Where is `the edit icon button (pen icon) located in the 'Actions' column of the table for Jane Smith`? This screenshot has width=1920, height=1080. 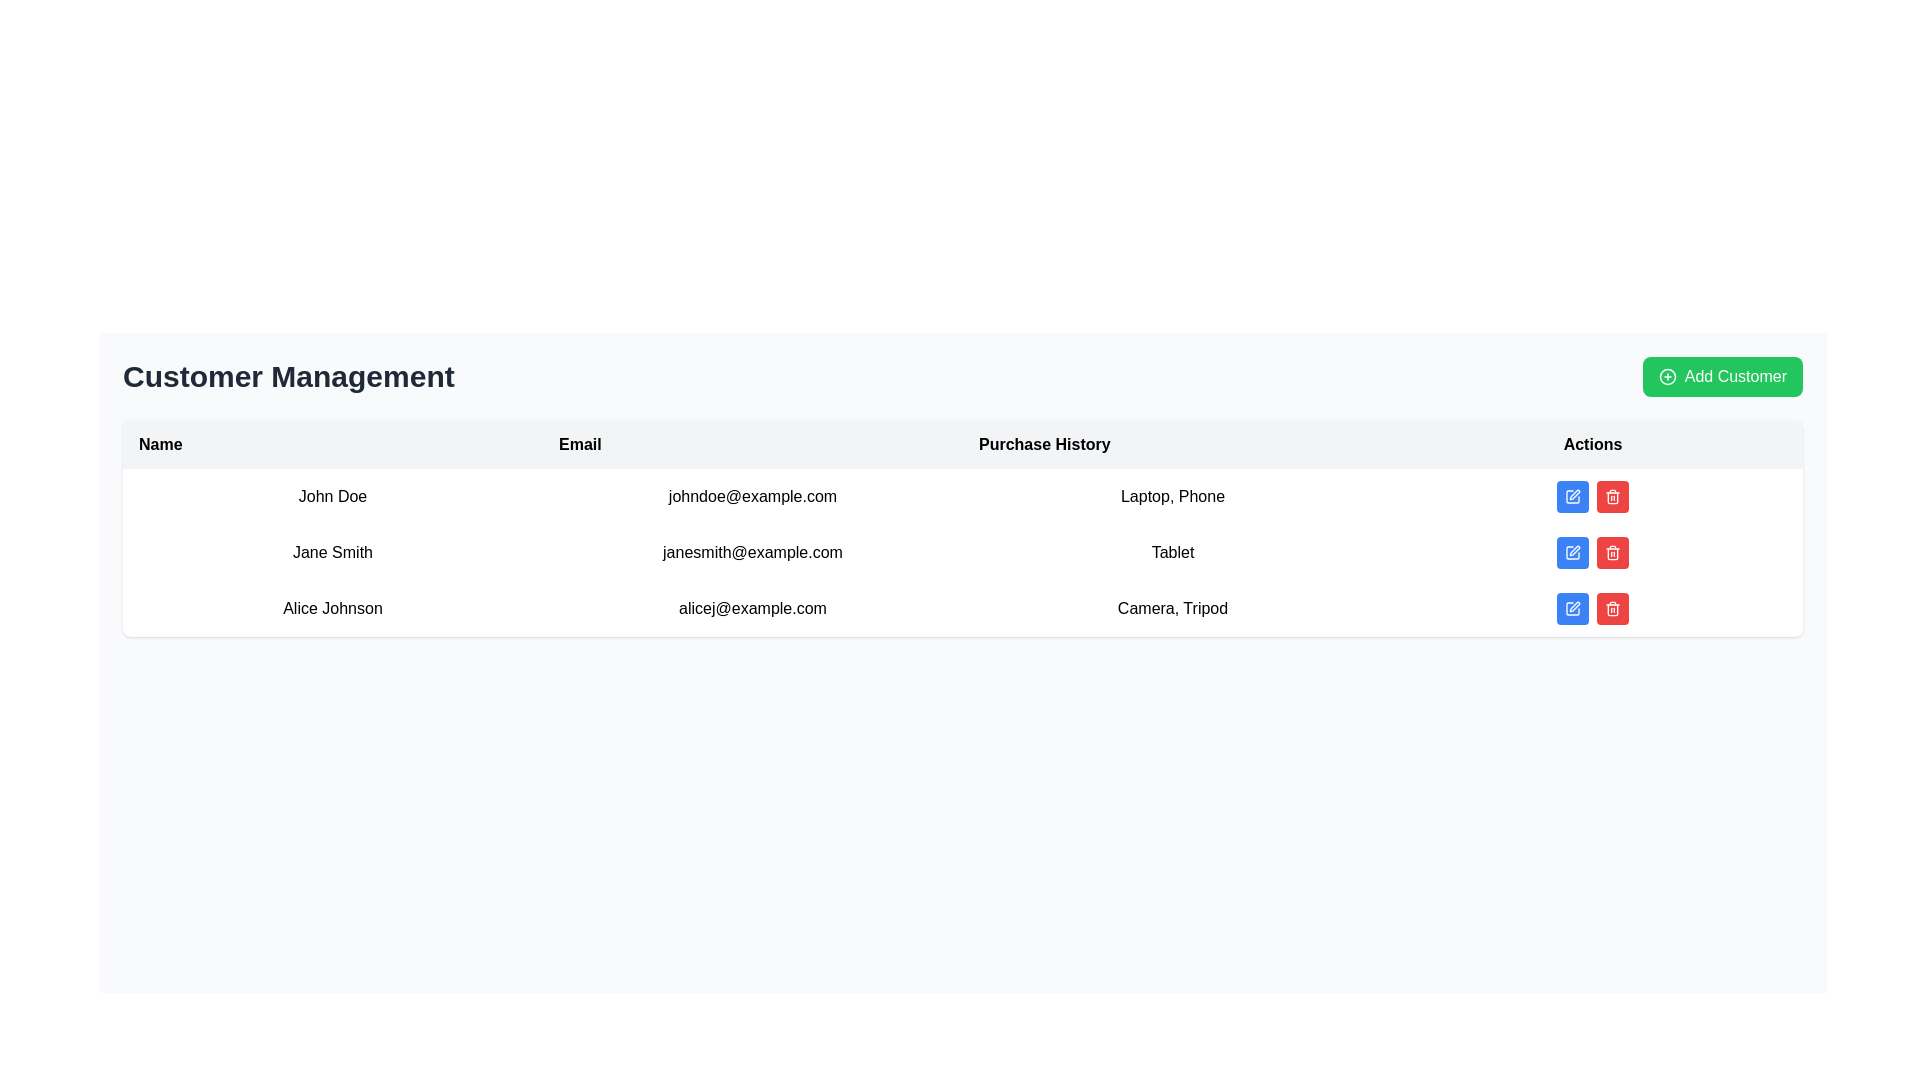 the edit icon button (pen icon) located in the 'Actions' column of the table for Jane Smith is located at coordinates (1573, 551).